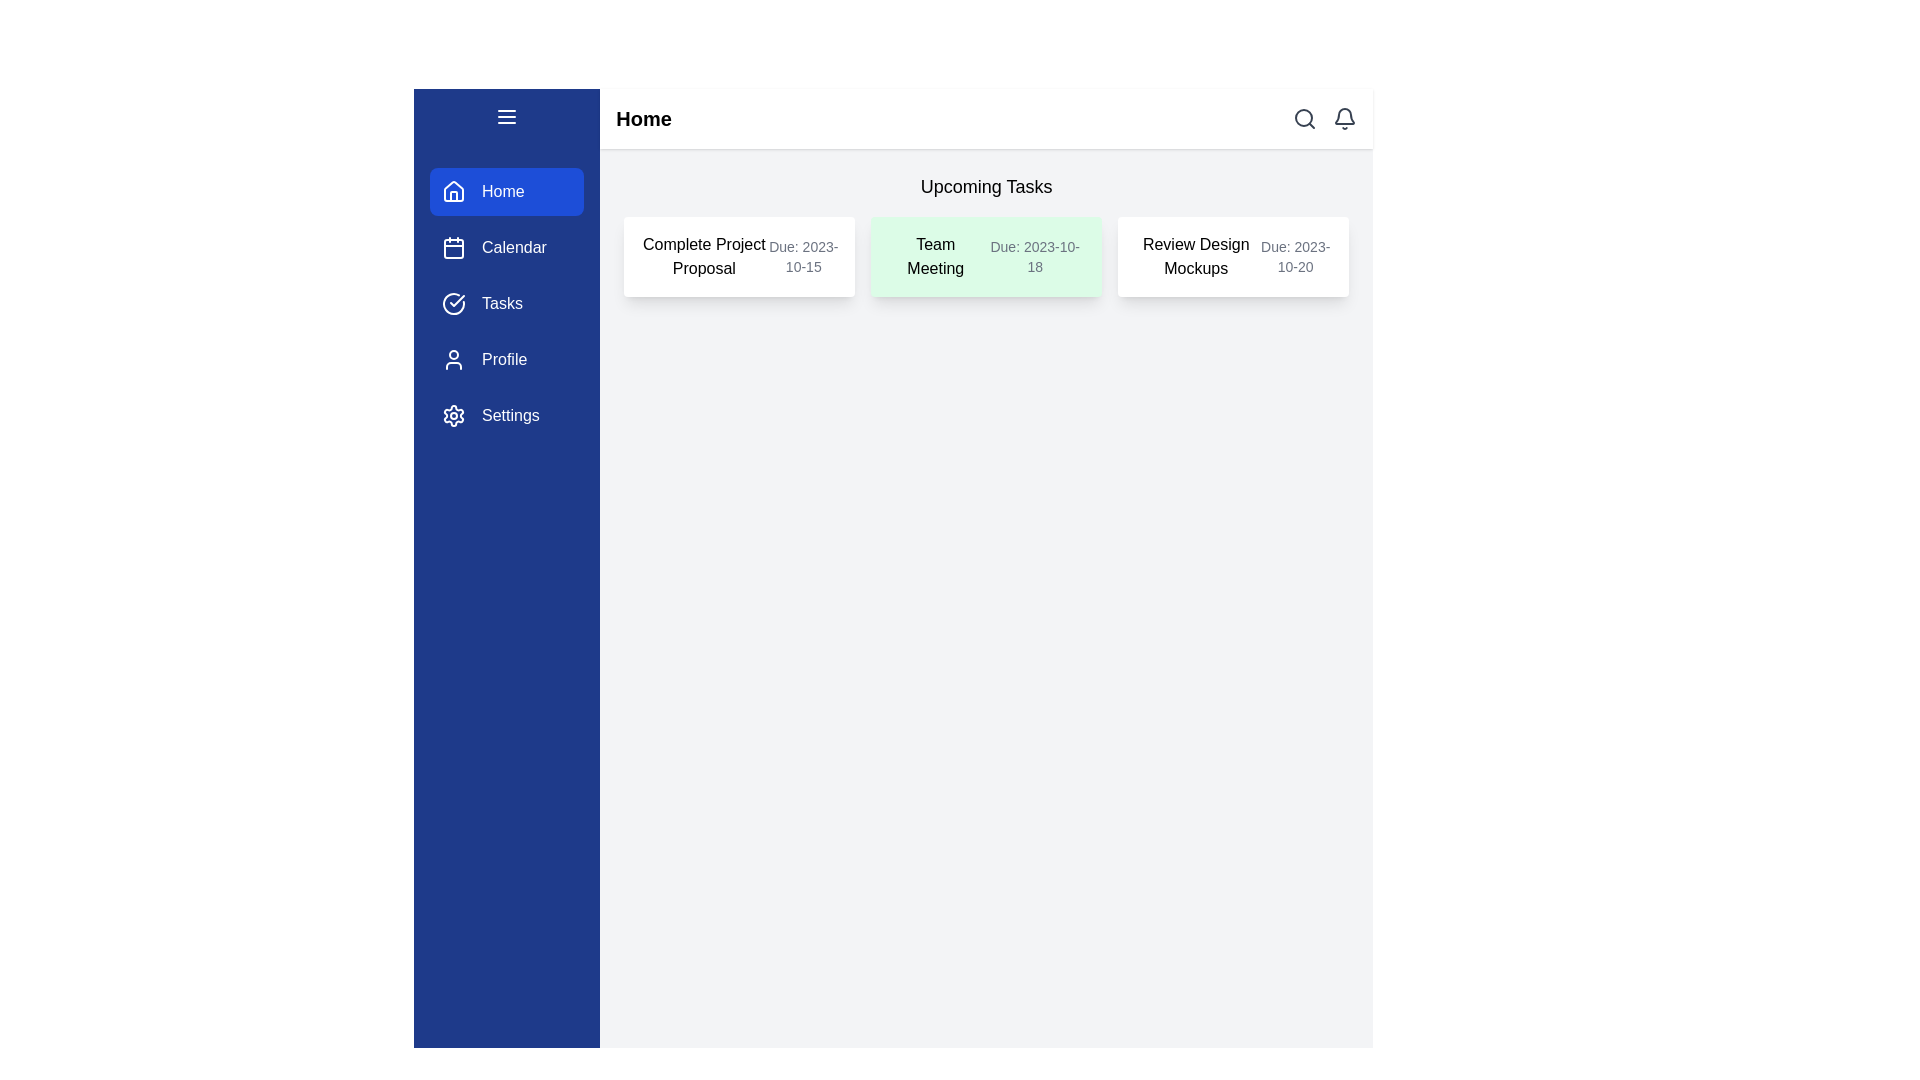 The height and width of the screenshot is (1080, 1920). Describe the element at coordinates (1295, 256) in the screenshot. I see `the due date information of the task label located in the bottom-right corner of the 'Review Design Mockups' task card` at that location.